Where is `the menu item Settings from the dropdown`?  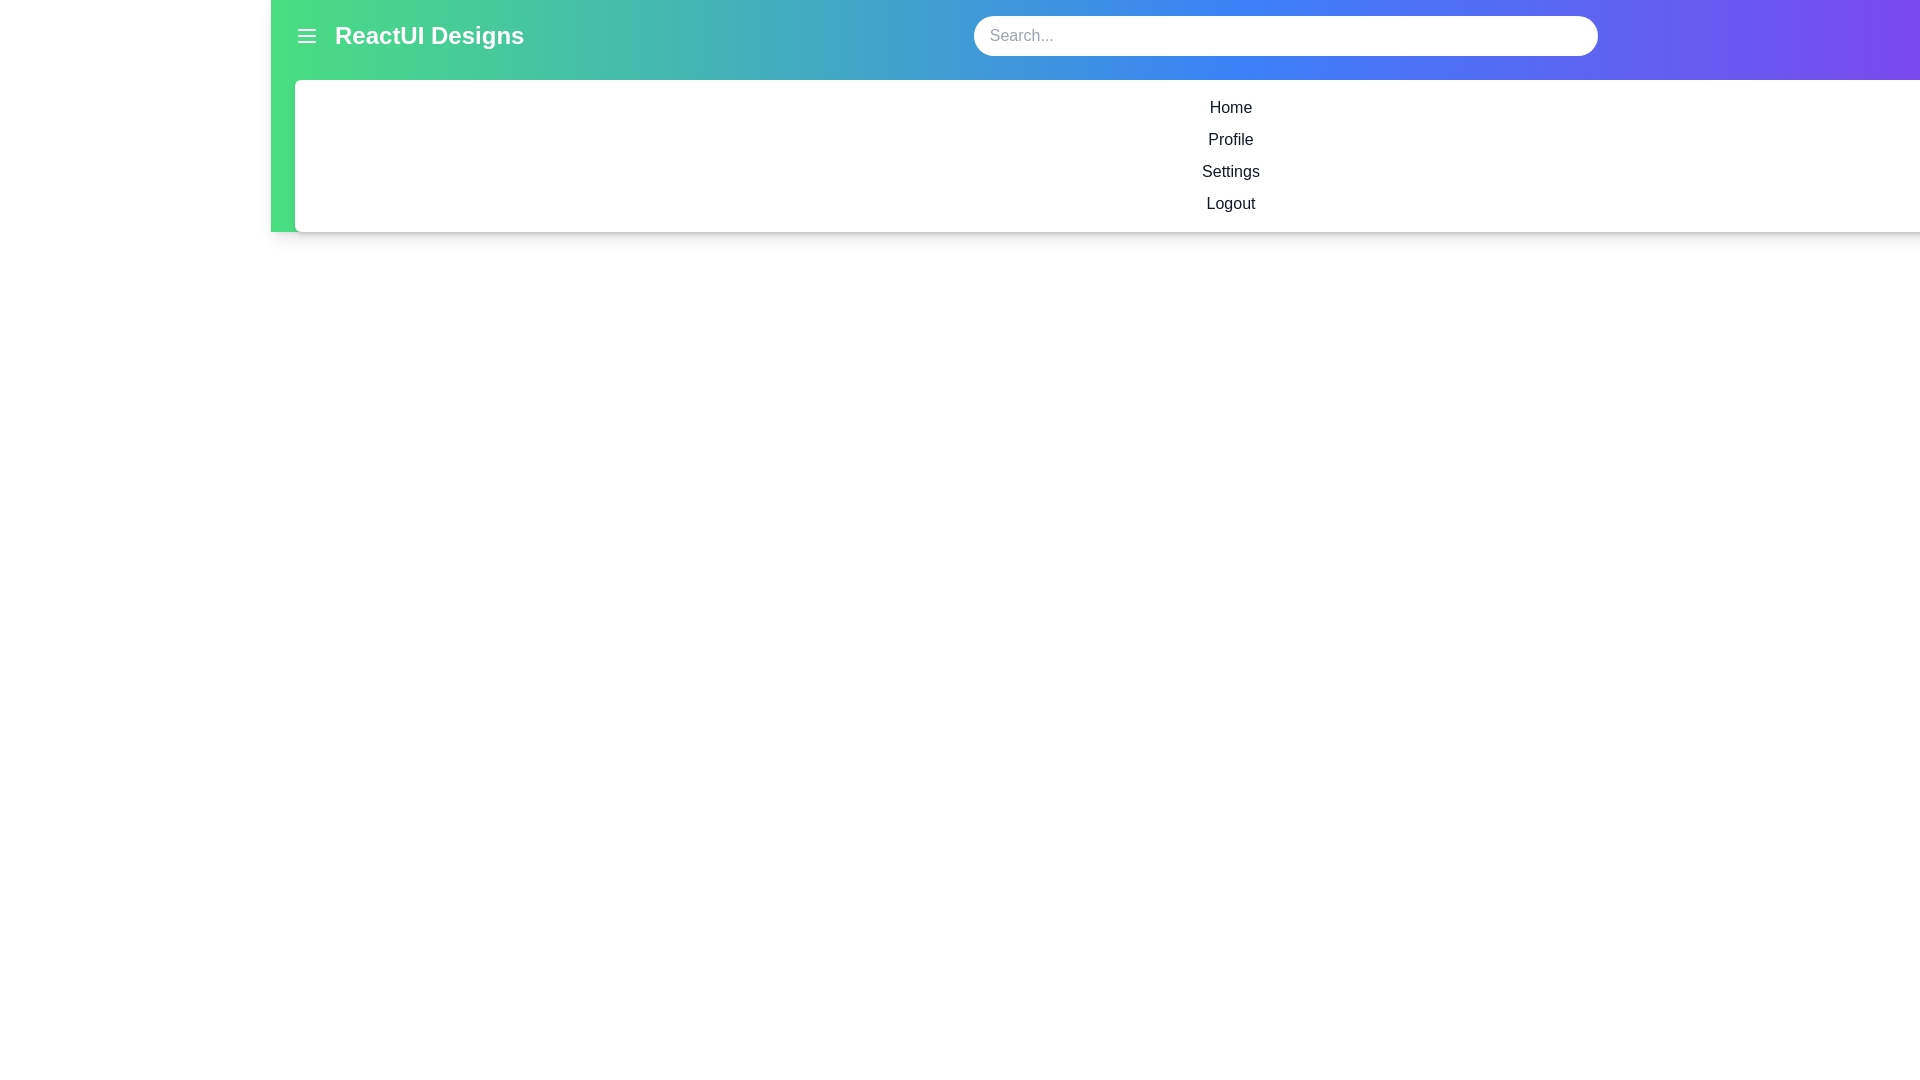
the menu item Settings from the dropdown is located at coordinates (1229, 171).